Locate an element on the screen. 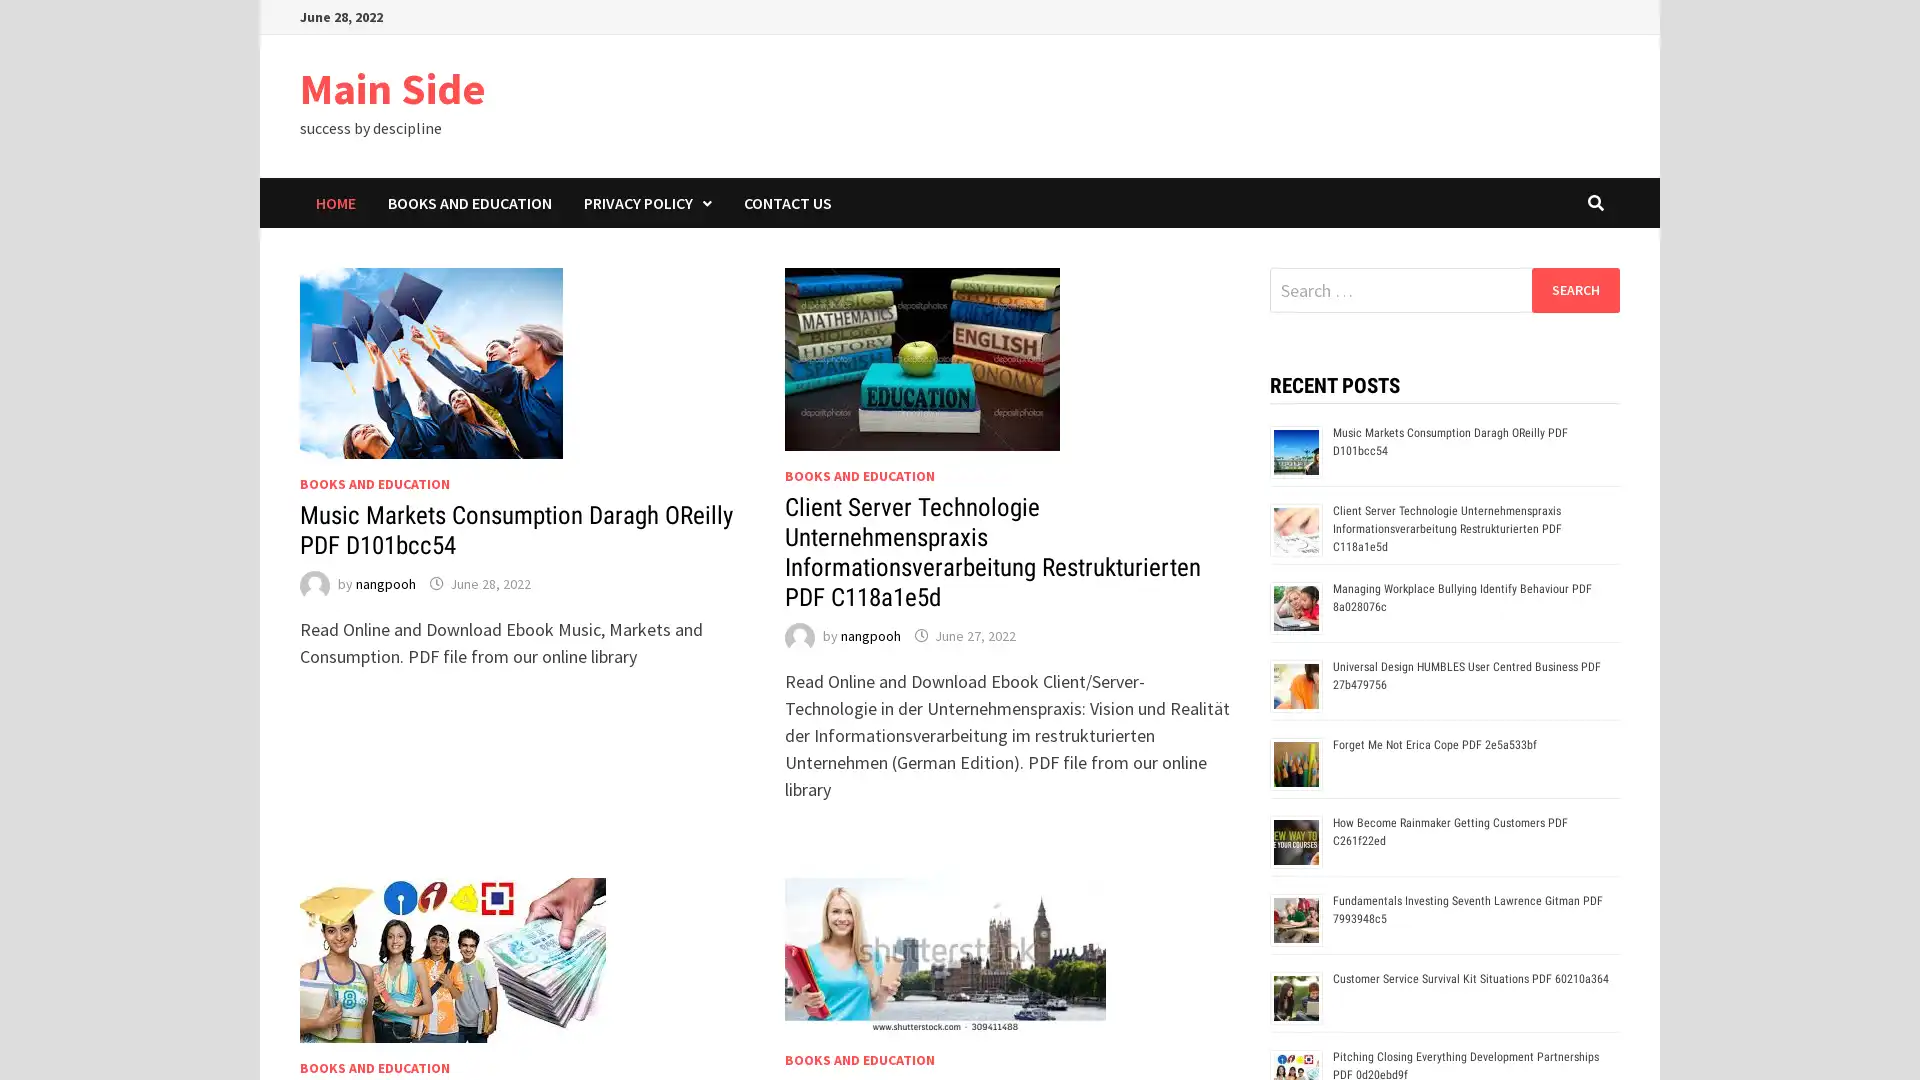  Search is located at coordinates (1574, 289).